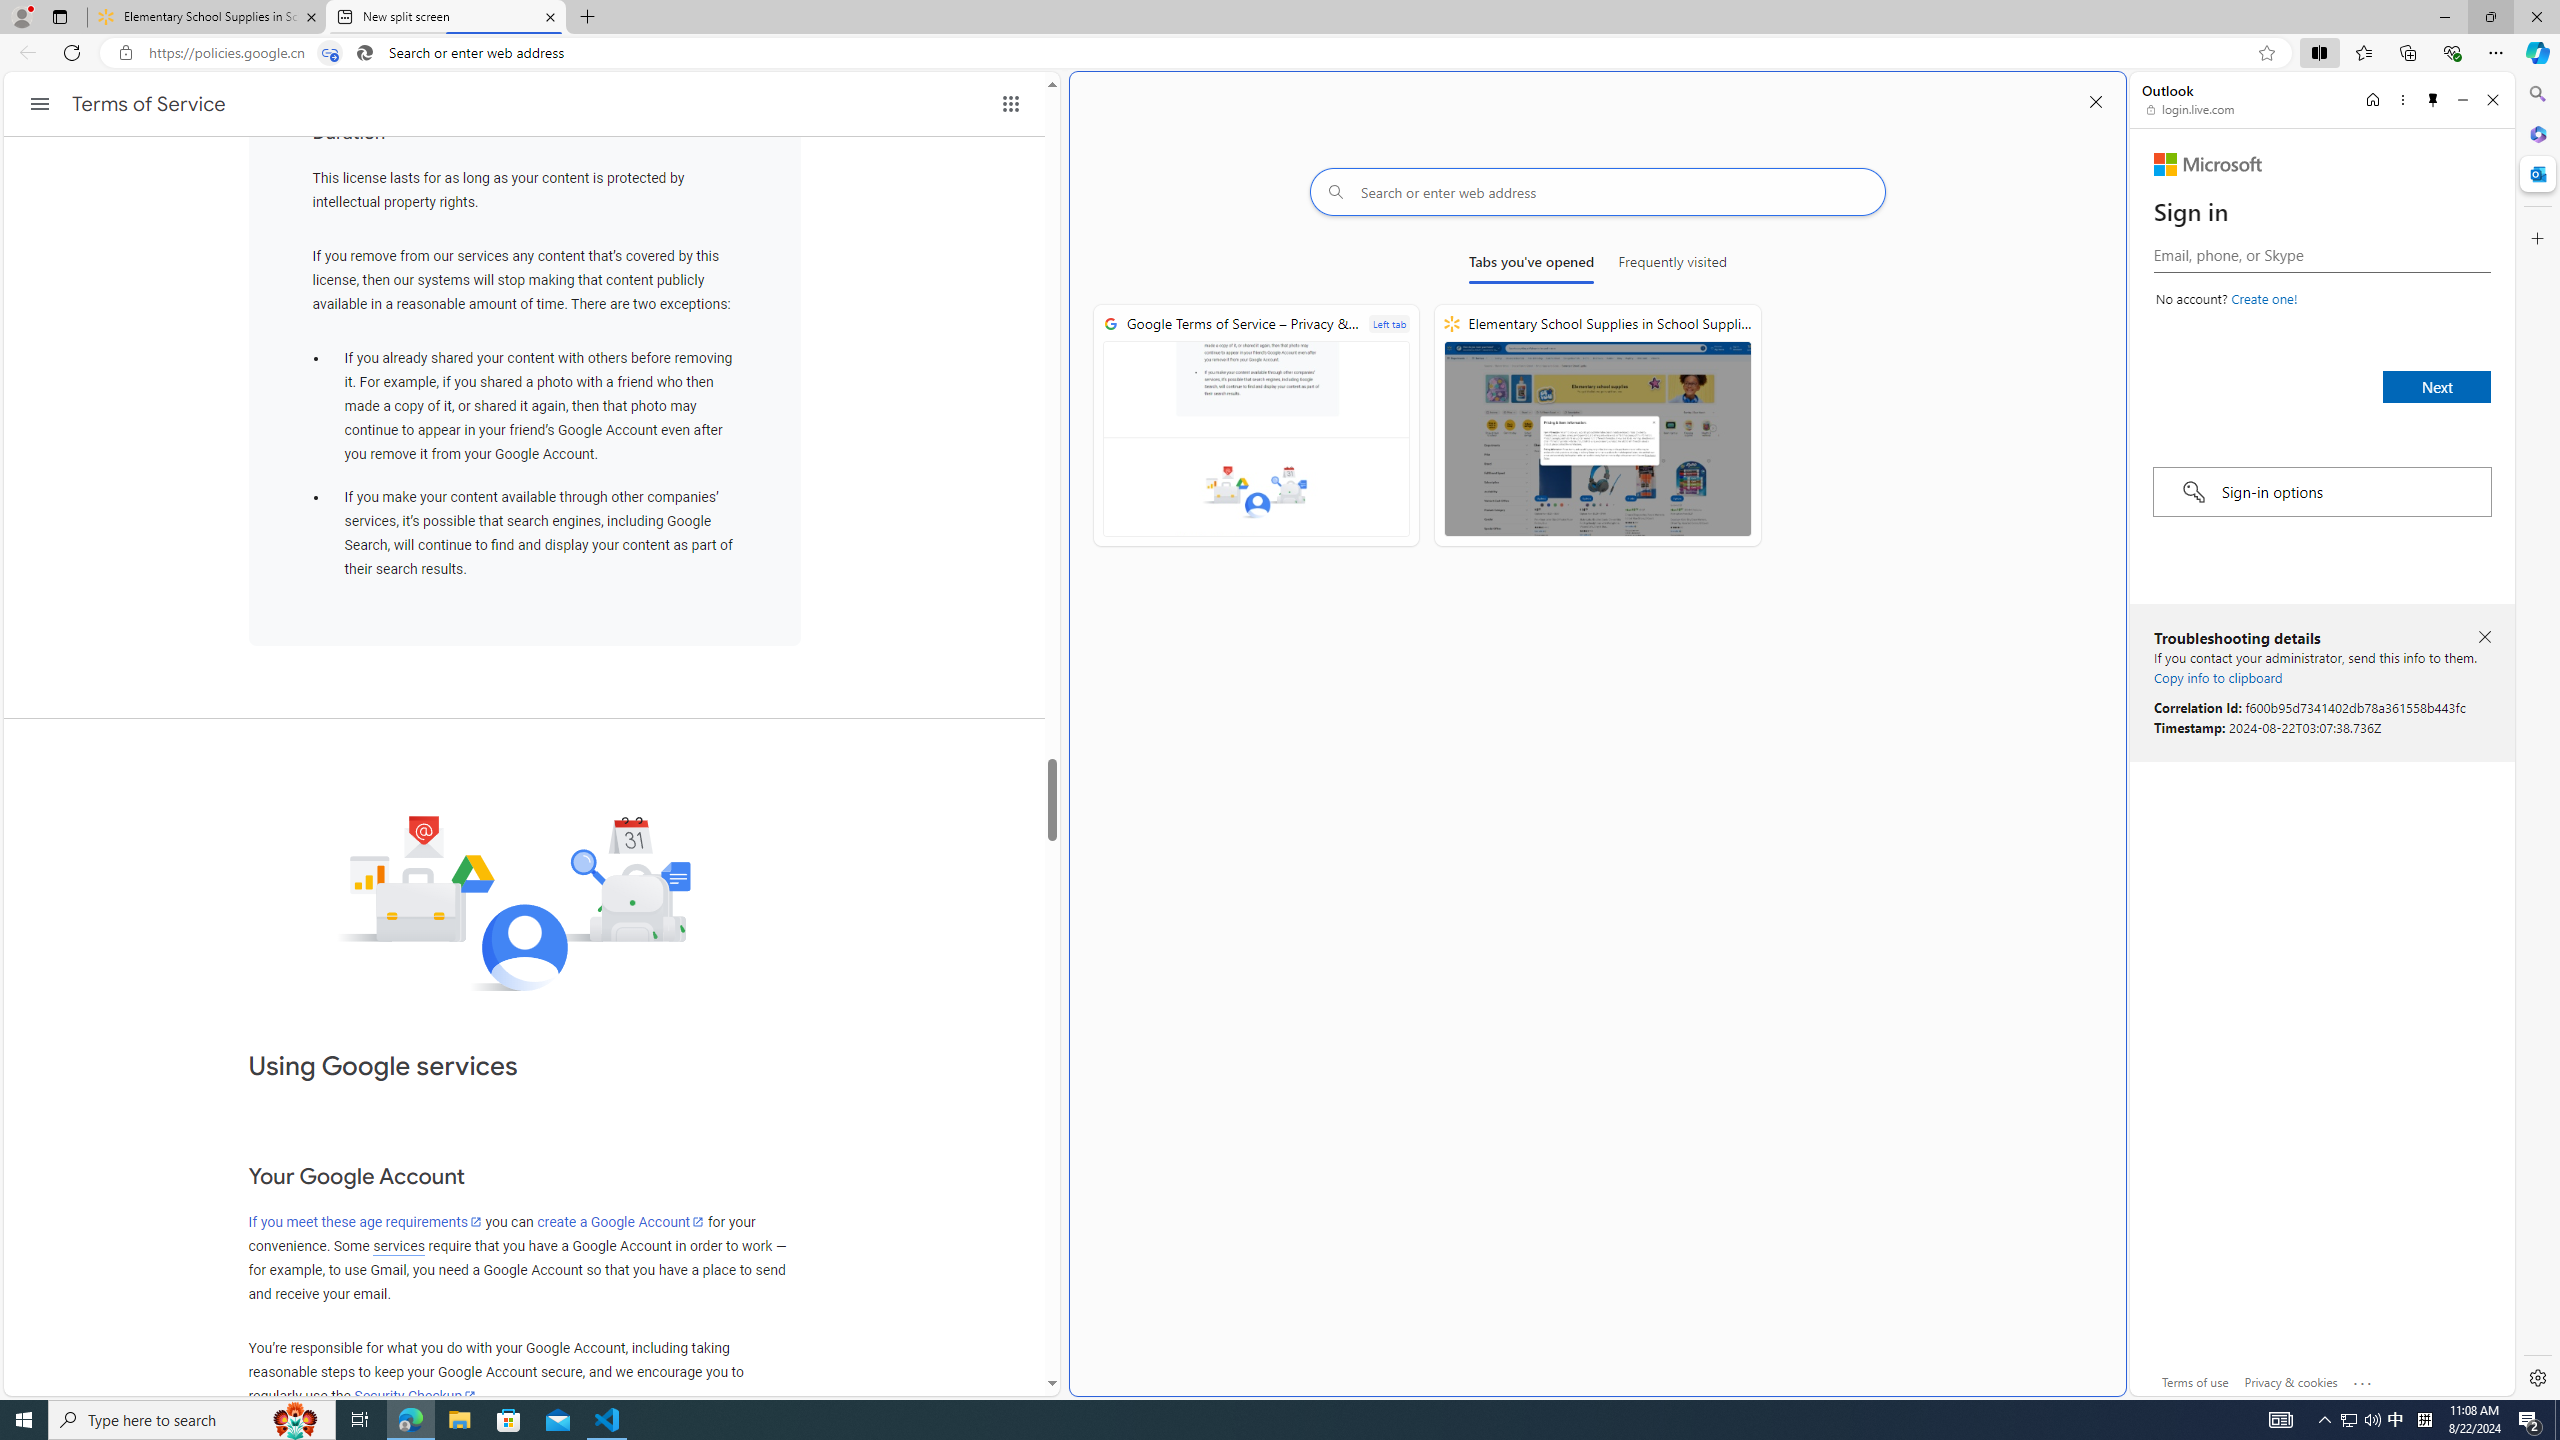 The width and height of the screenshot is (2560, 1440). I want to click on 'Frequently visited', so click(1671, 265).